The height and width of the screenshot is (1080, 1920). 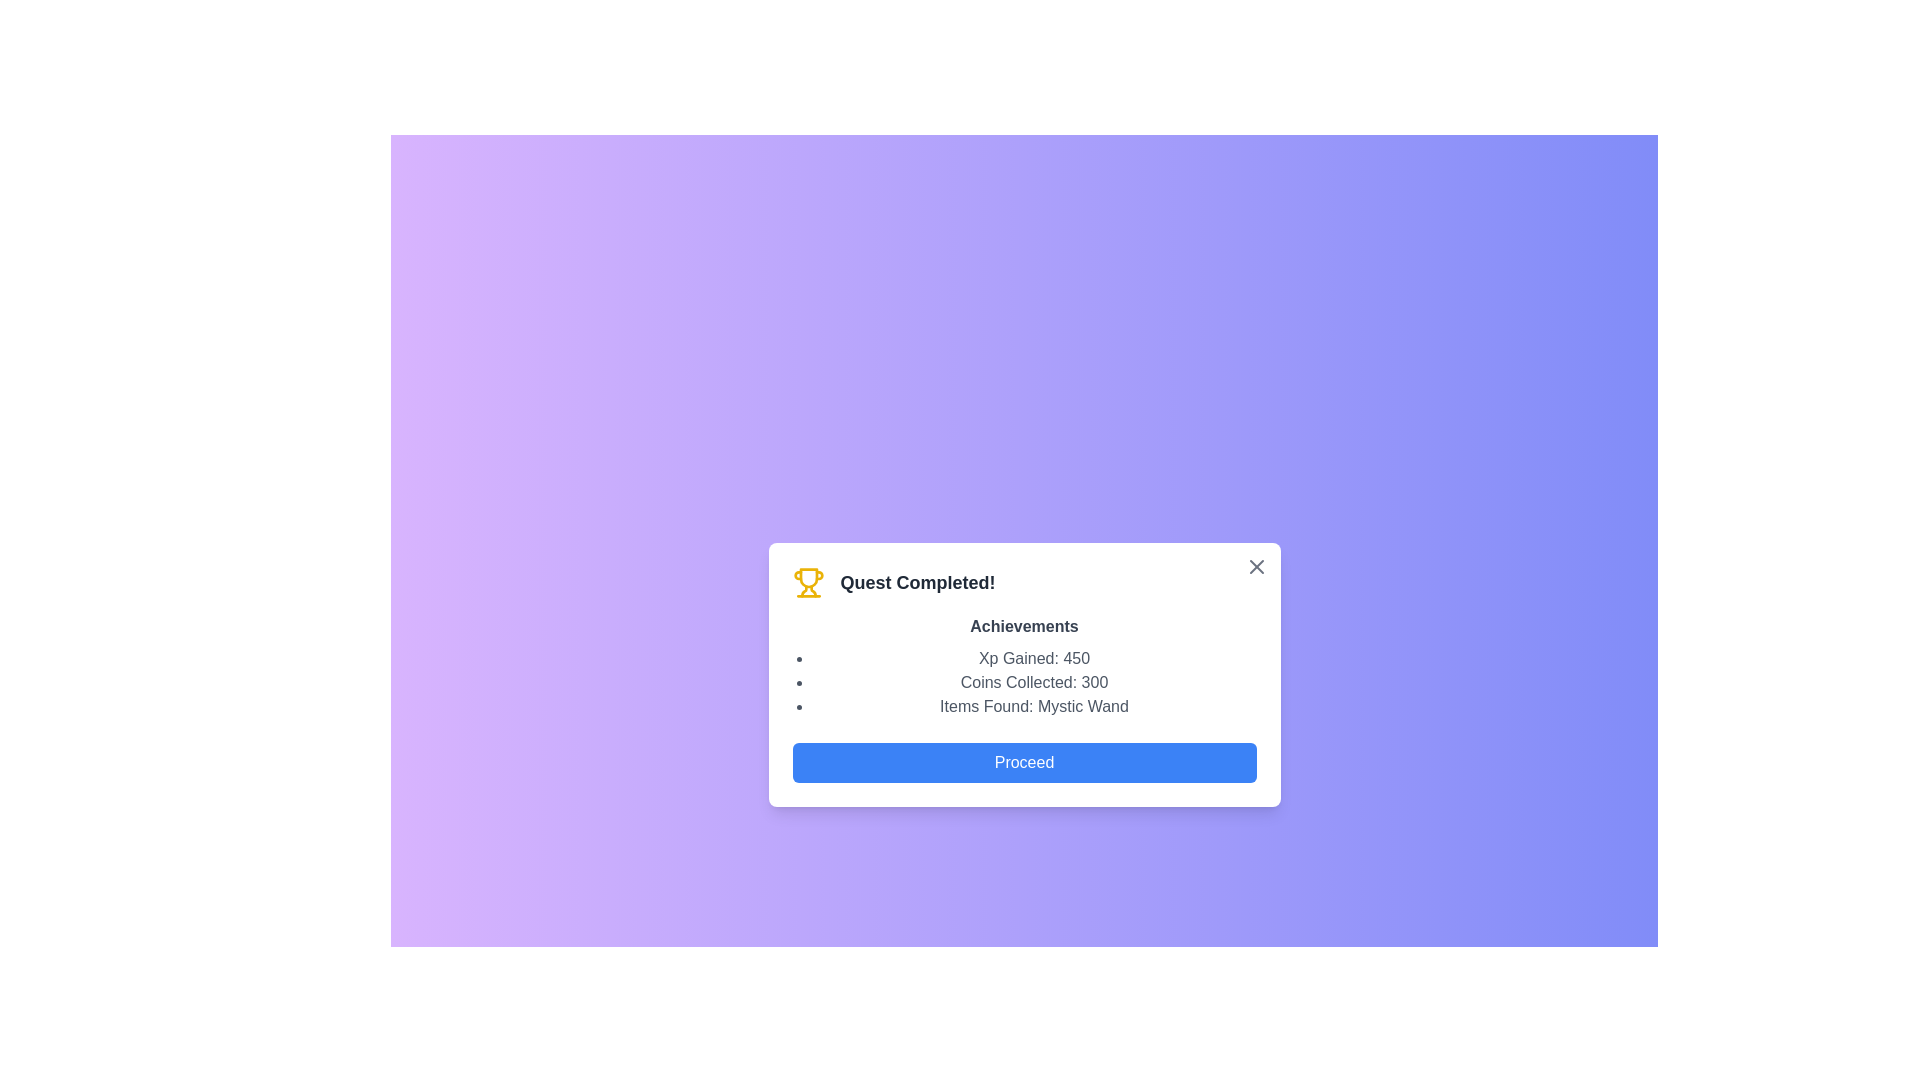 I want to click on the Trophy icon to emphasize it visually, so click(x=808, y=582).